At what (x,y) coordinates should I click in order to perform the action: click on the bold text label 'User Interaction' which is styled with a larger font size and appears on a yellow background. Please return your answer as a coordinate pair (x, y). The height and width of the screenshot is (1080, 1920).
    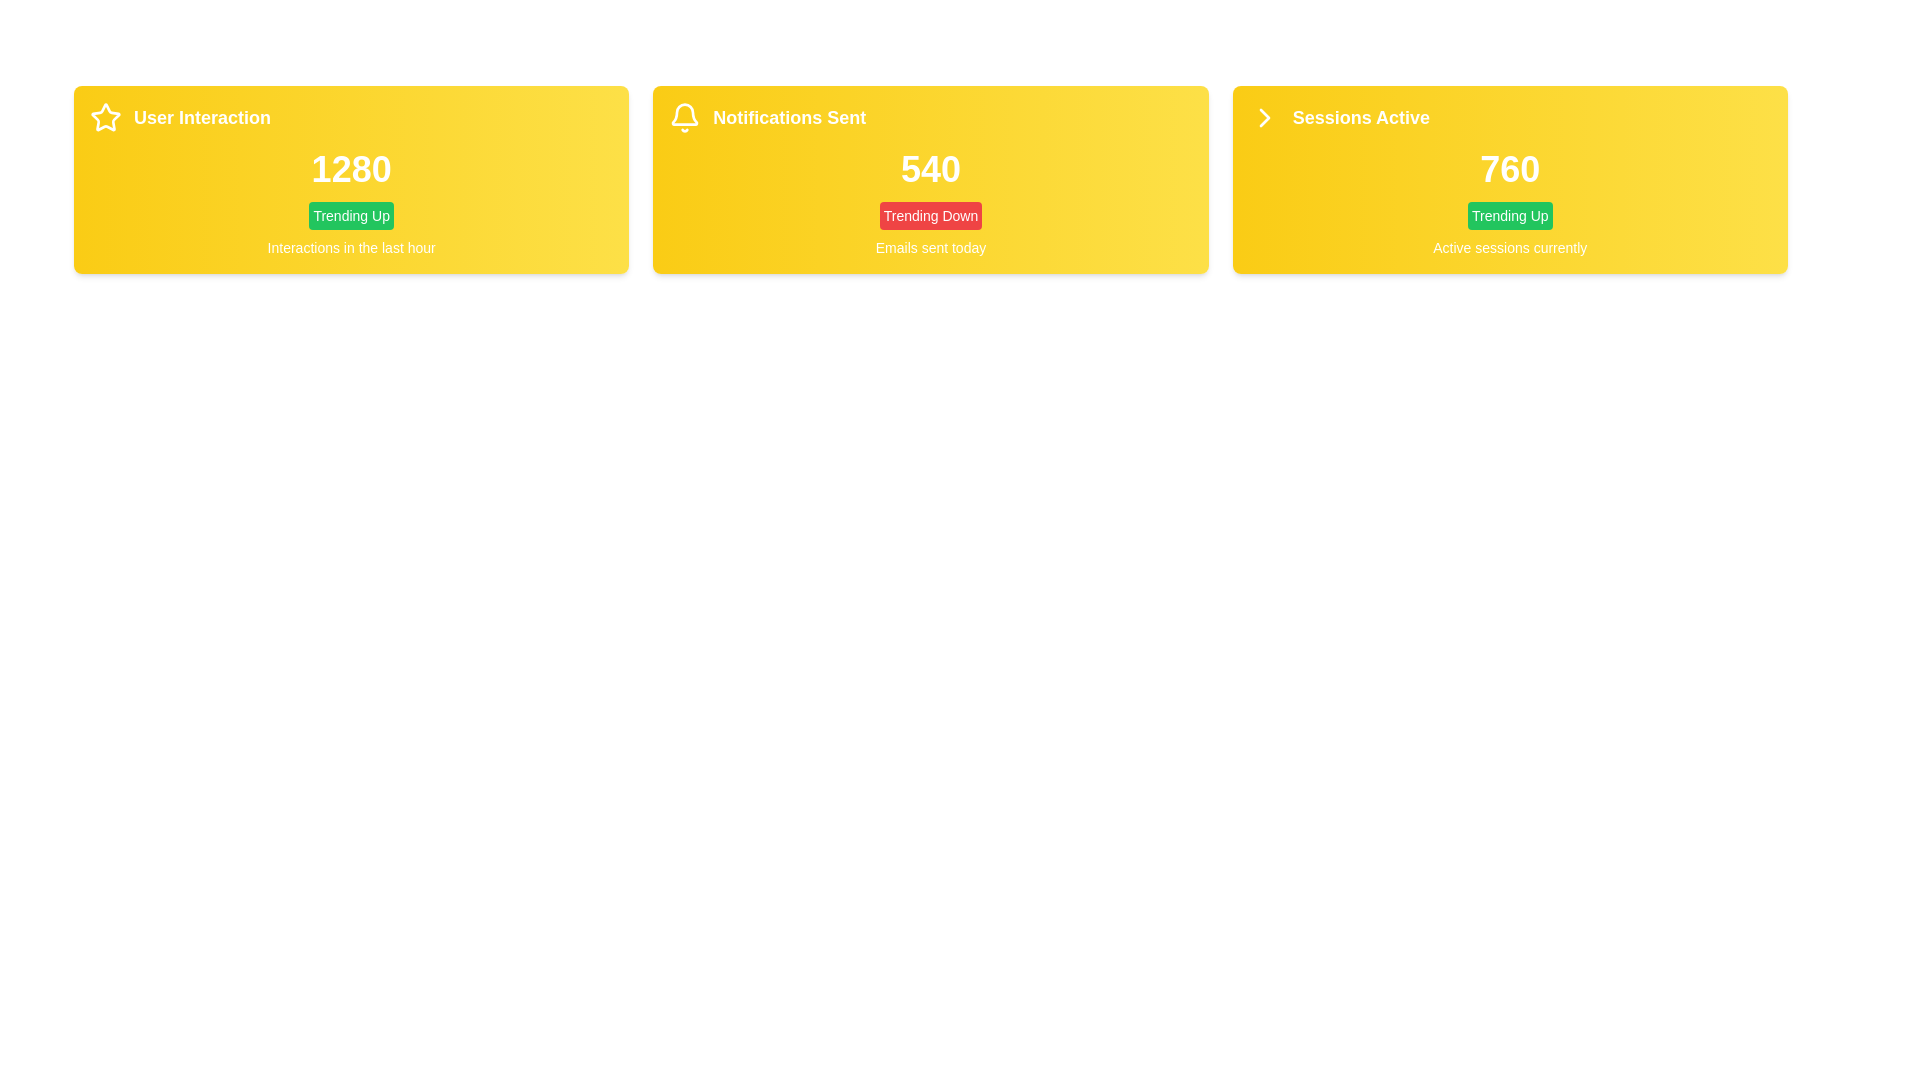
    Looking at the image, I should click on (202, 118).